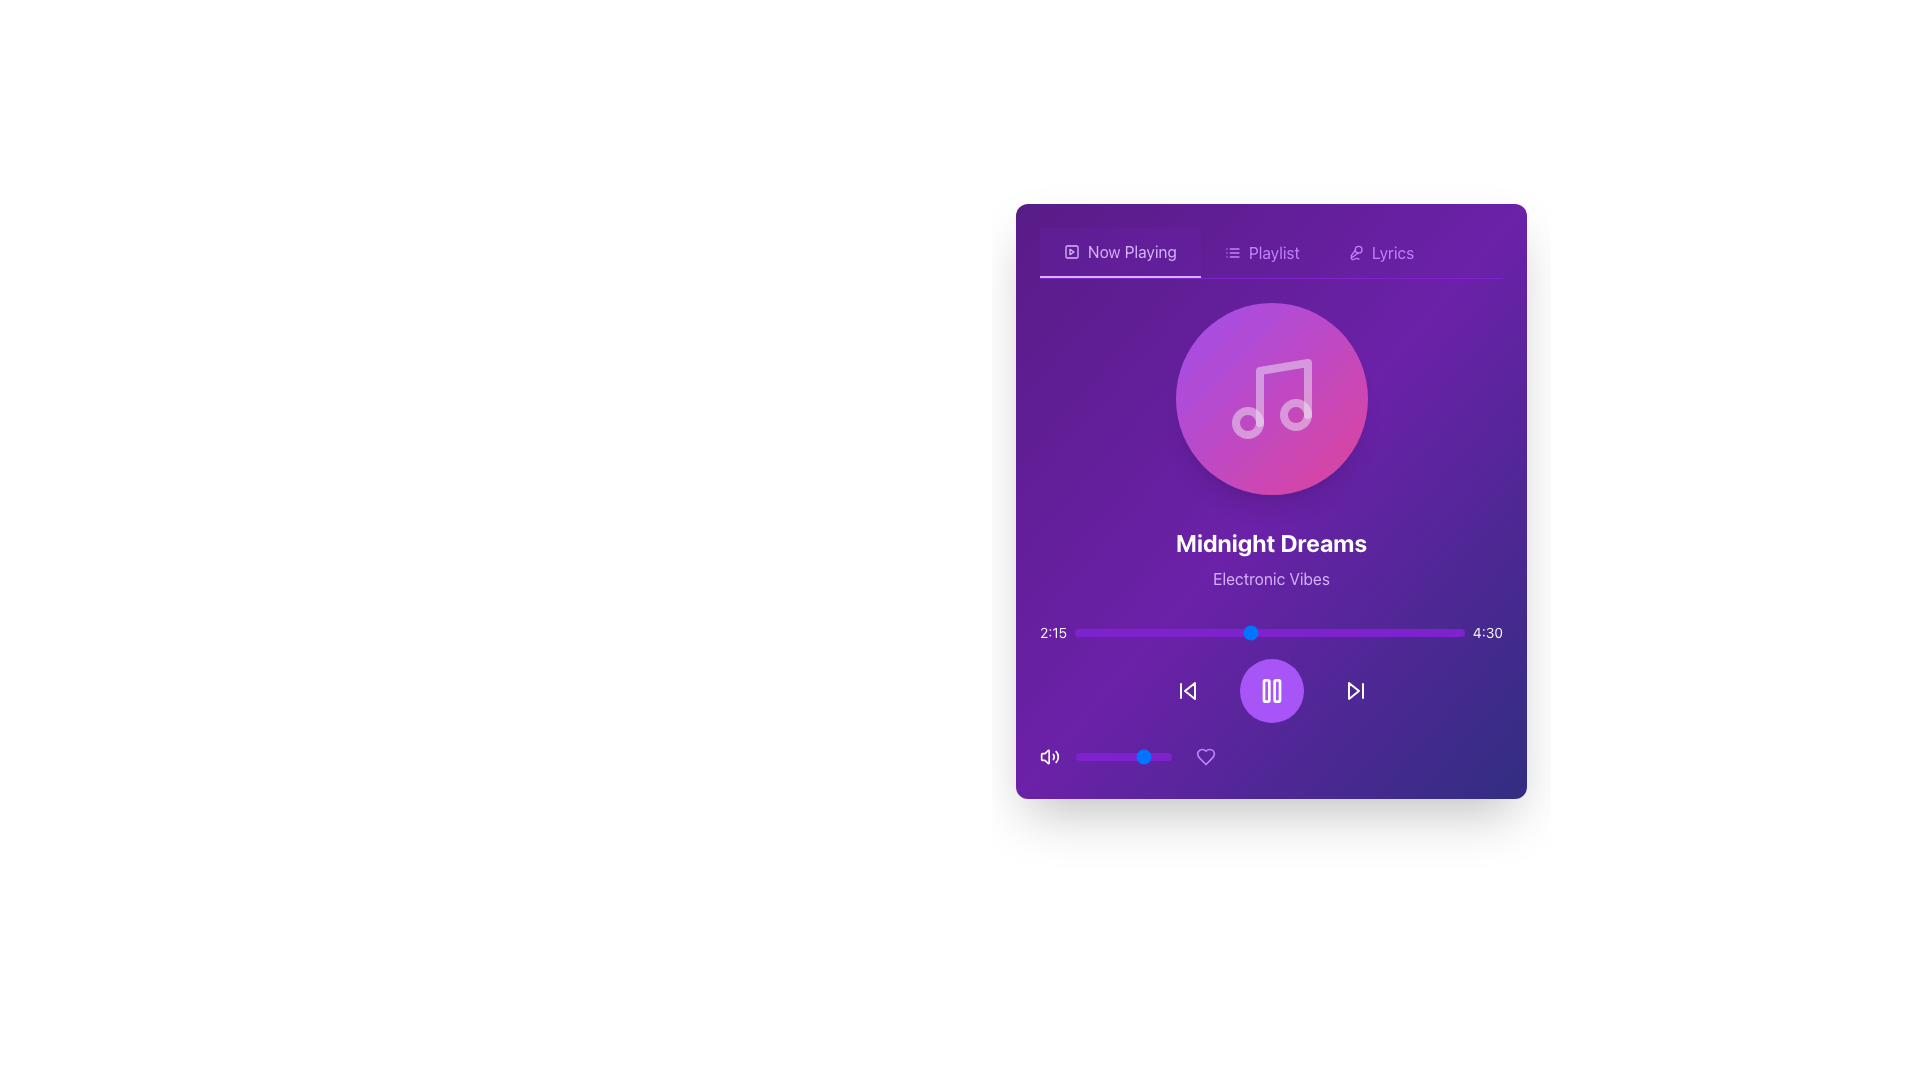  What do you see at coordinates (1273, 252) in the screenshot?
I see `the 'Playlist' text label in the navigation interface` at bounding box center [1273, 252].